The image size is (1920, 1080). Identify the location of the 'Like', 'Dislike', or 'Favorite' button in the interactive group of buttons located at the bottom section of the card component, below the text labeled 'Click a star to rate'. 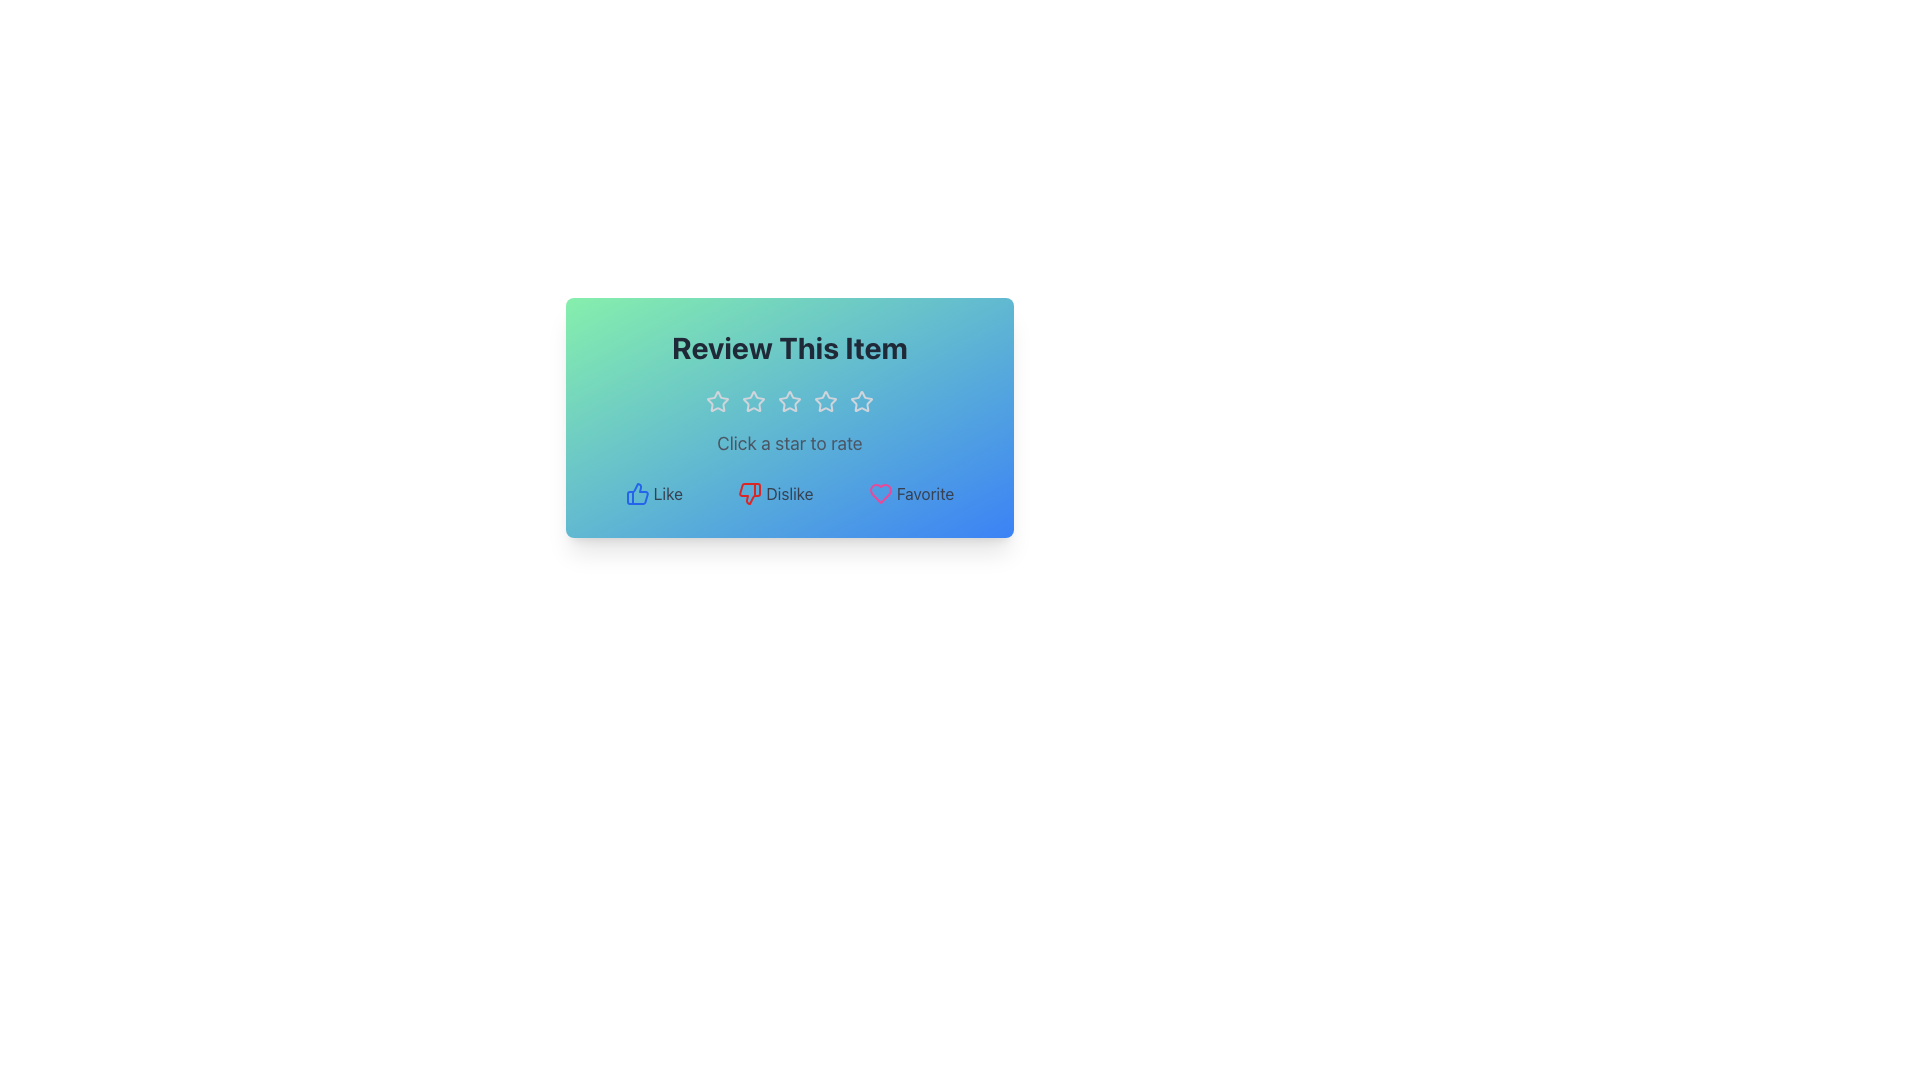
(789, 493).